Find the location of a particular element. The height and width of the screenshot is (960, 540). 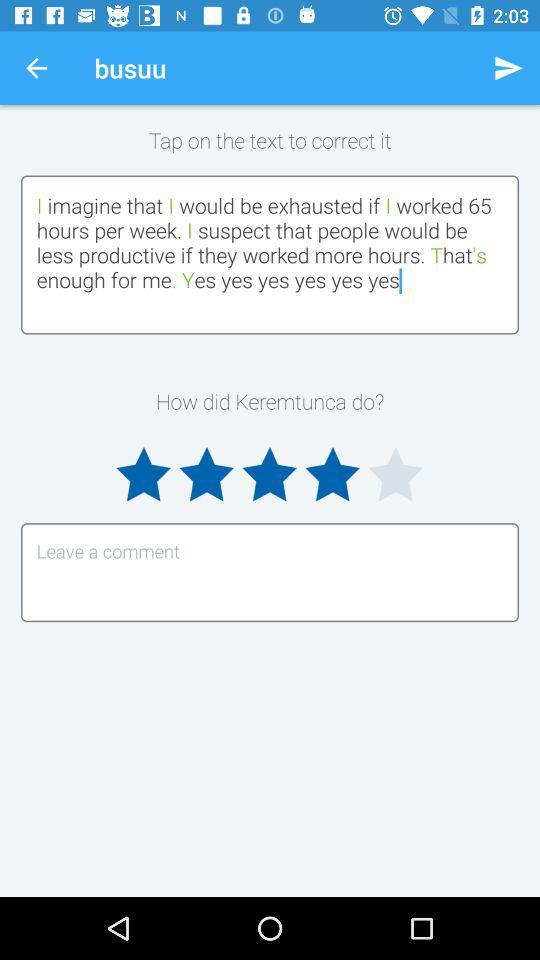

icon next to busuu item is located at coordinates (36, 68).